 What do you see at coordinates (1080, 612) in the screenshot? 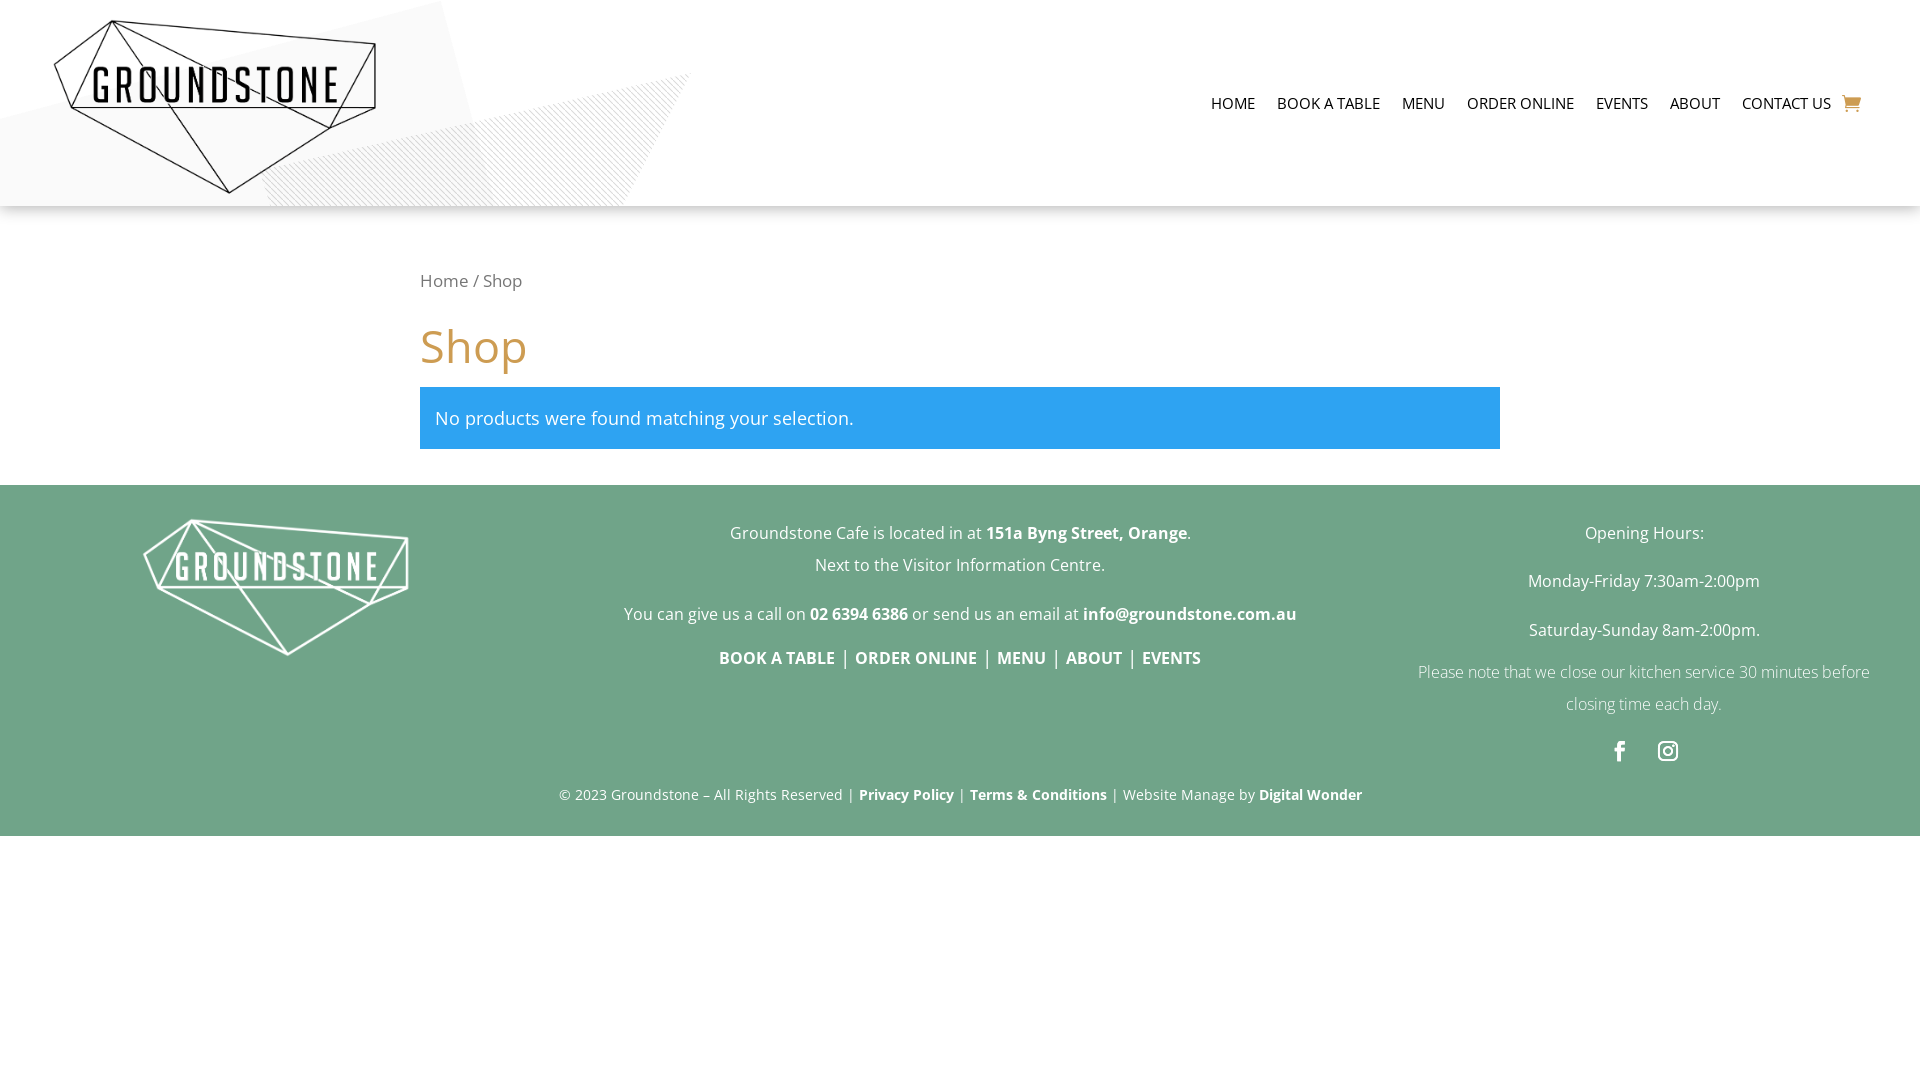
I see `'info@groundstone.com.au'` at bounding box center [1080, 612].